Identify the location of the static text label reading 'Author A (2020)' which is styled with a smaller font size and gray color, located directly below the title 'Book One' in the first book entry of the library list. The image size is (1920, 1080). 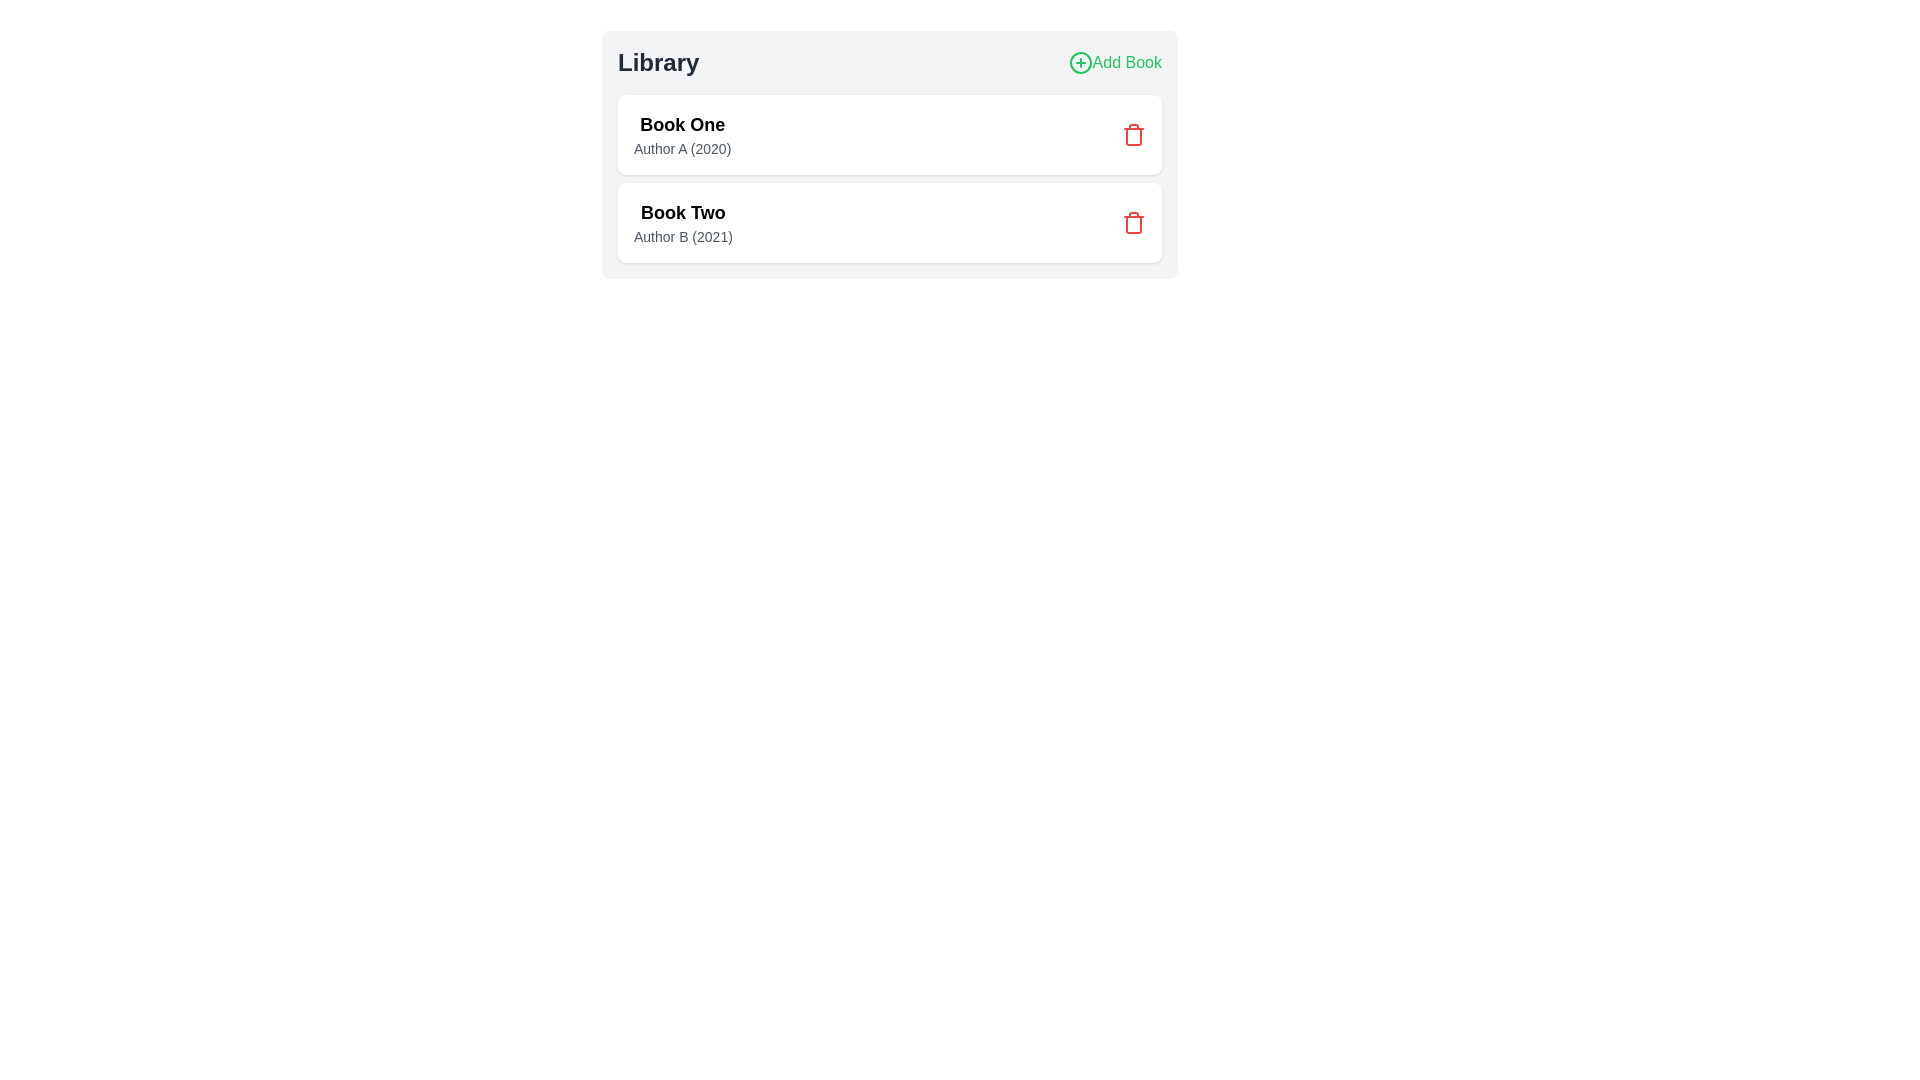
(682, 148).